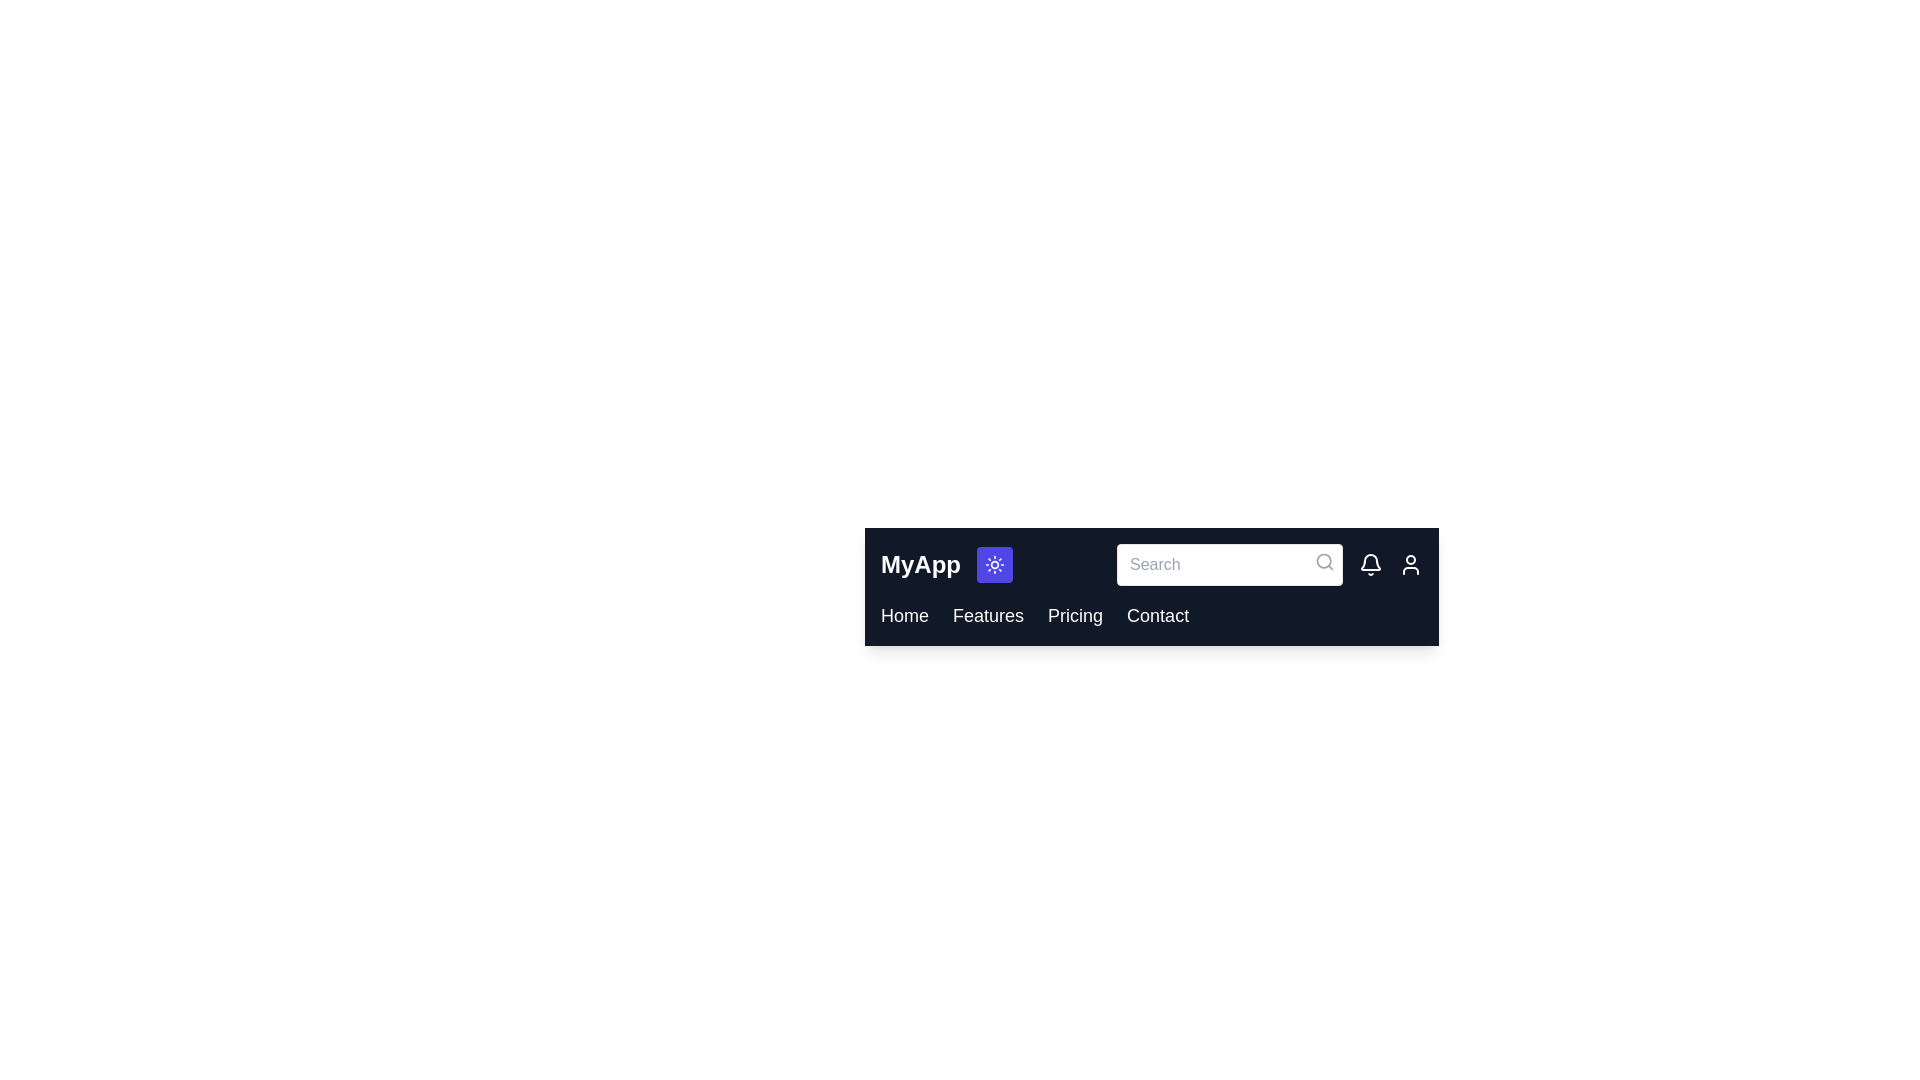  Describe the element at coordinates (1370, 564) in the screenshot. I see `the notification bell icon` at that location.